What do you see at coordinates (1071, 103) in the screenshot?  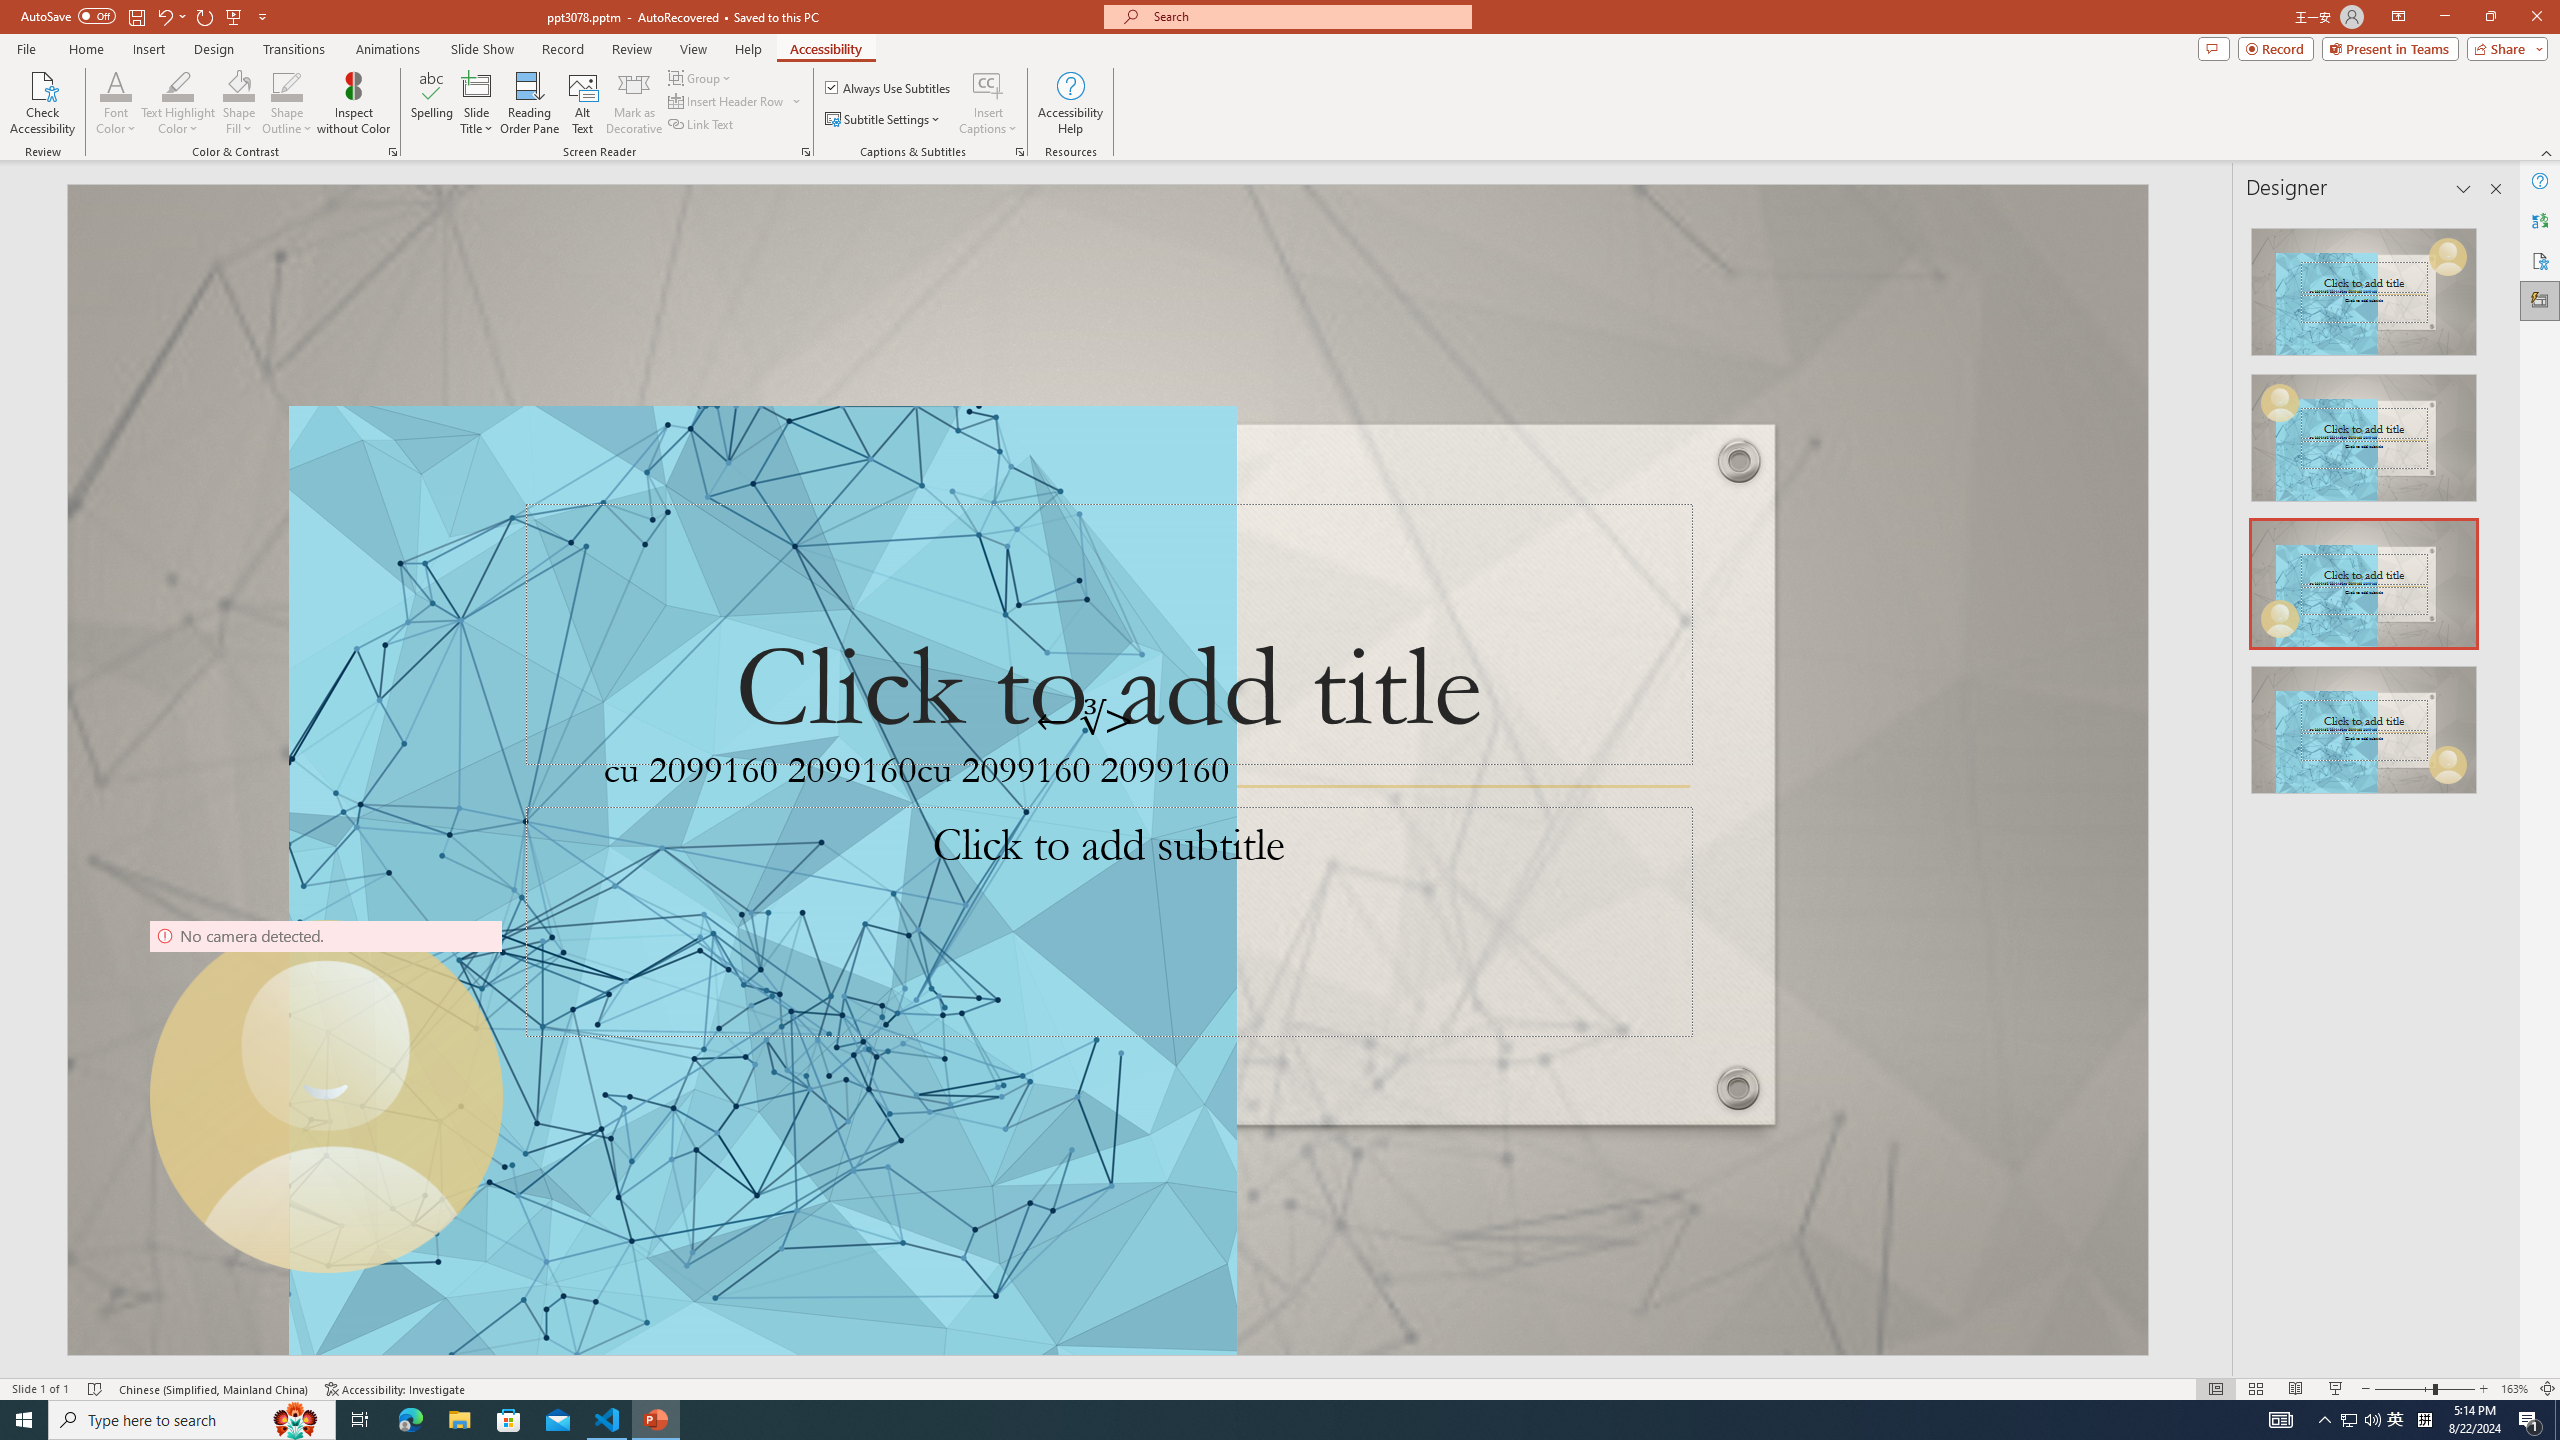 I see `'Accessibility Help'` at bounding box center [1071, 103].